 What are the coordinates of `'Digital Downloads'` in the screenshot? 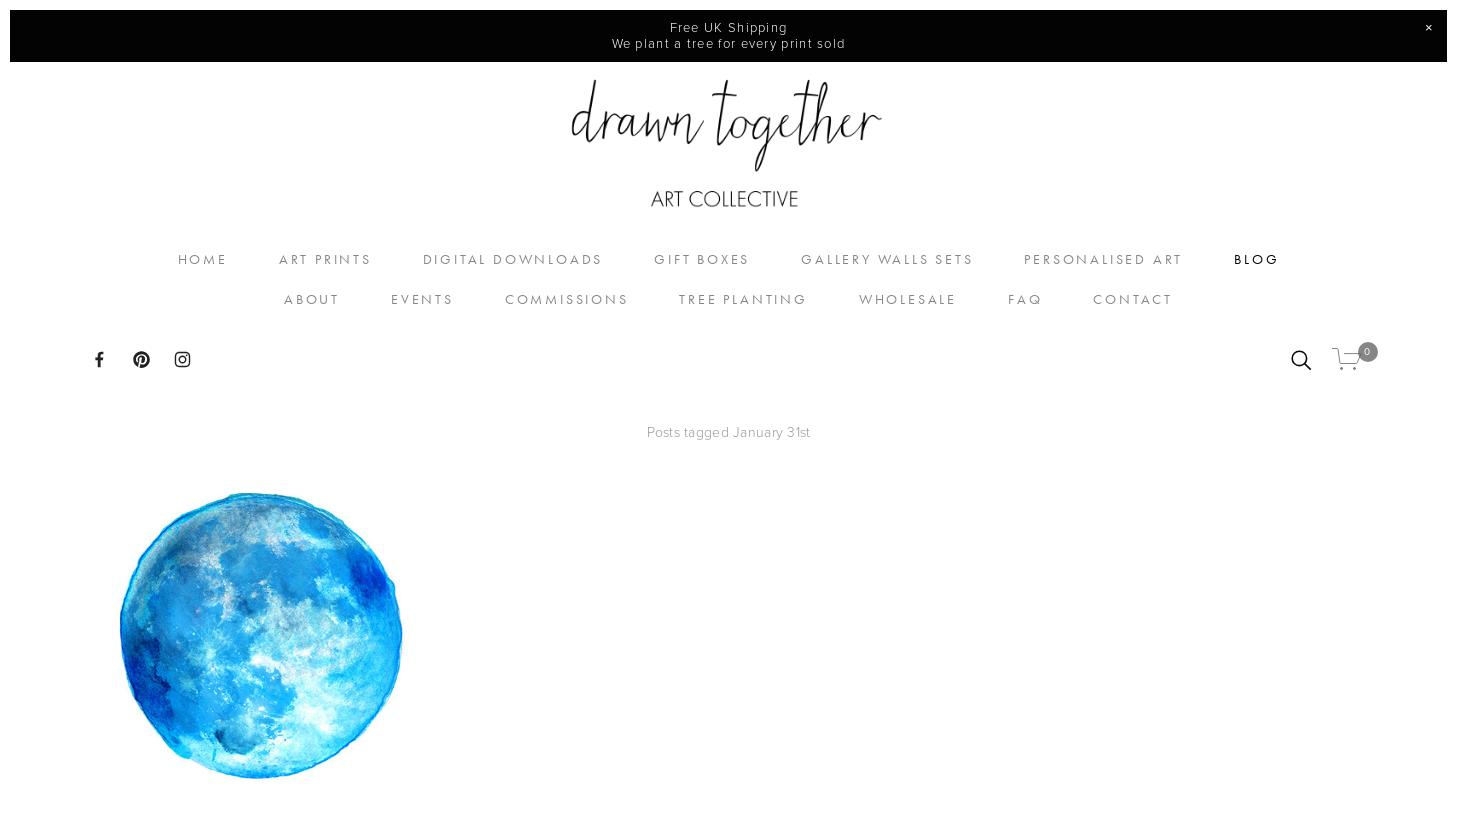 It's located at (511, 258).